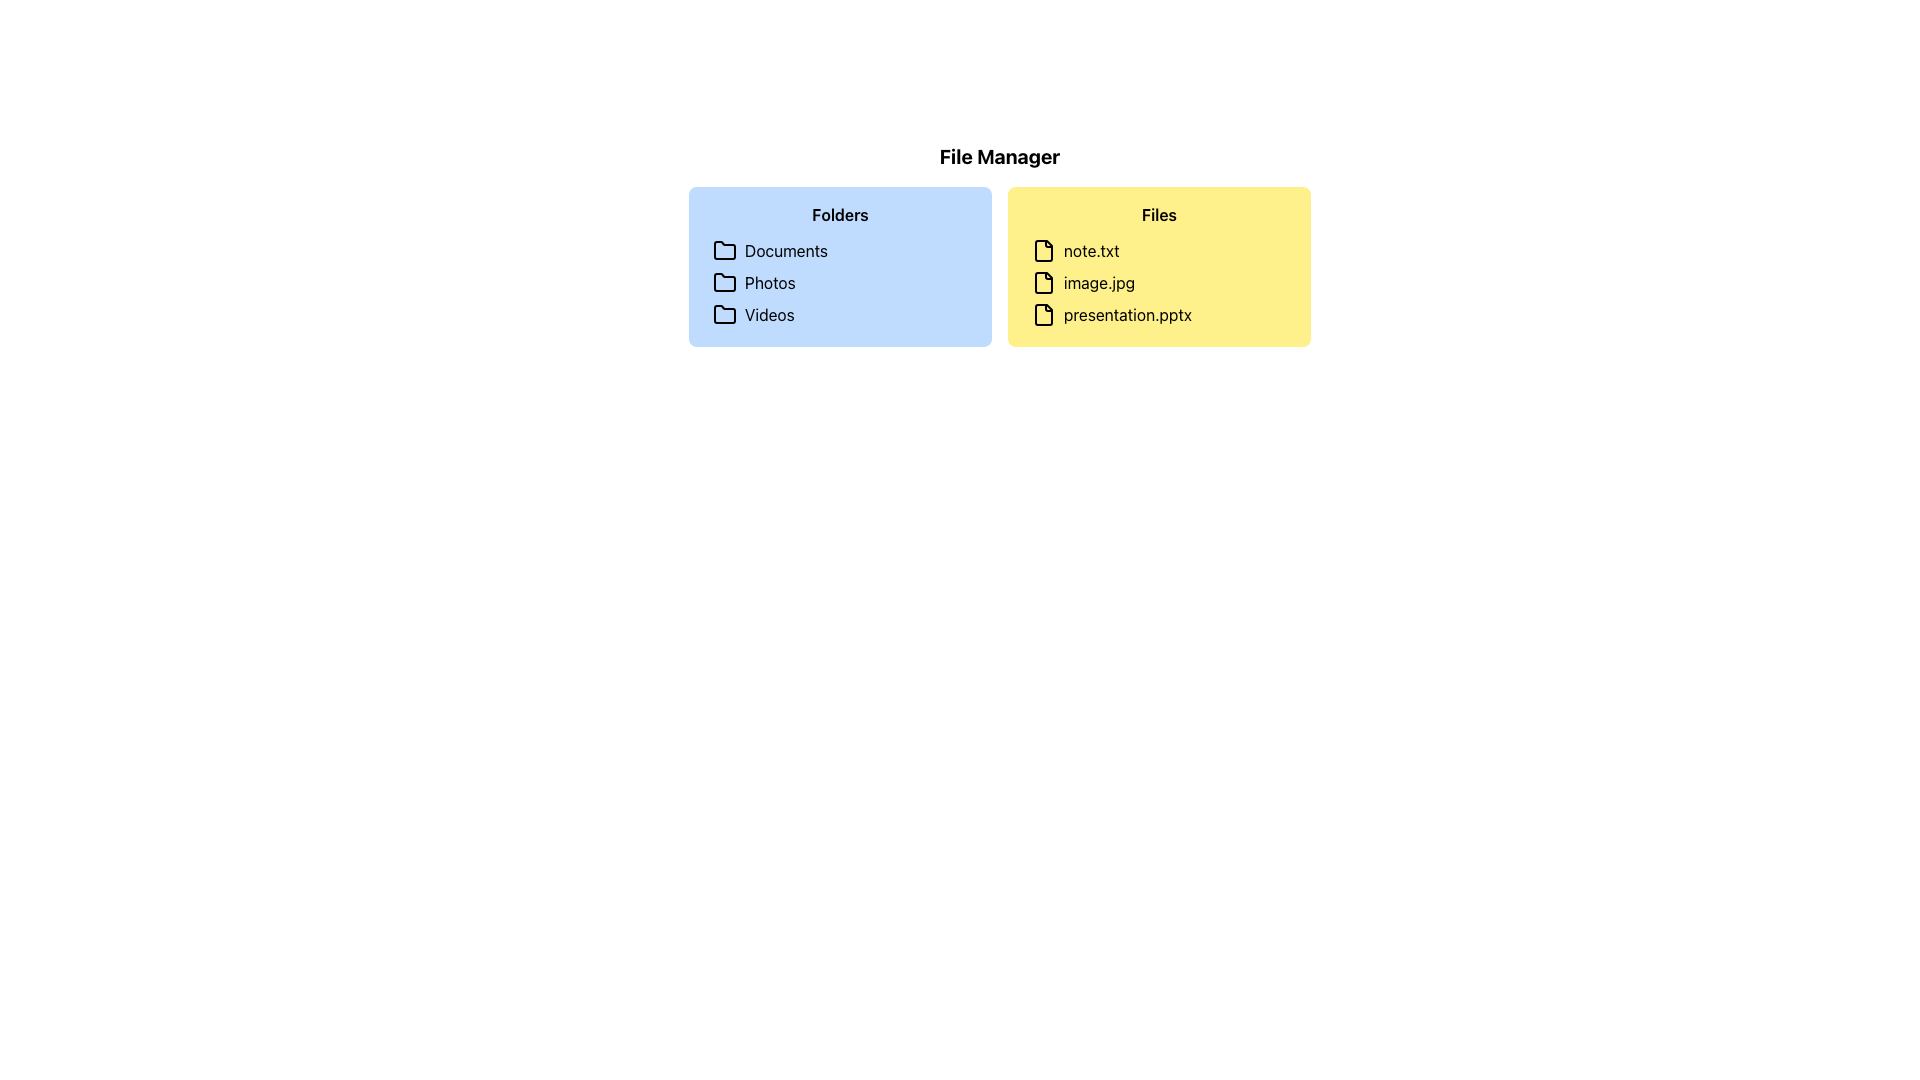  What do you see at coordinates (840, 215) in the screenshot?
I see `the 'Folders' label, which is a bold text label at the top-center of the blue rectangular section on the left side of the interface` at bounding box center [840, 215].